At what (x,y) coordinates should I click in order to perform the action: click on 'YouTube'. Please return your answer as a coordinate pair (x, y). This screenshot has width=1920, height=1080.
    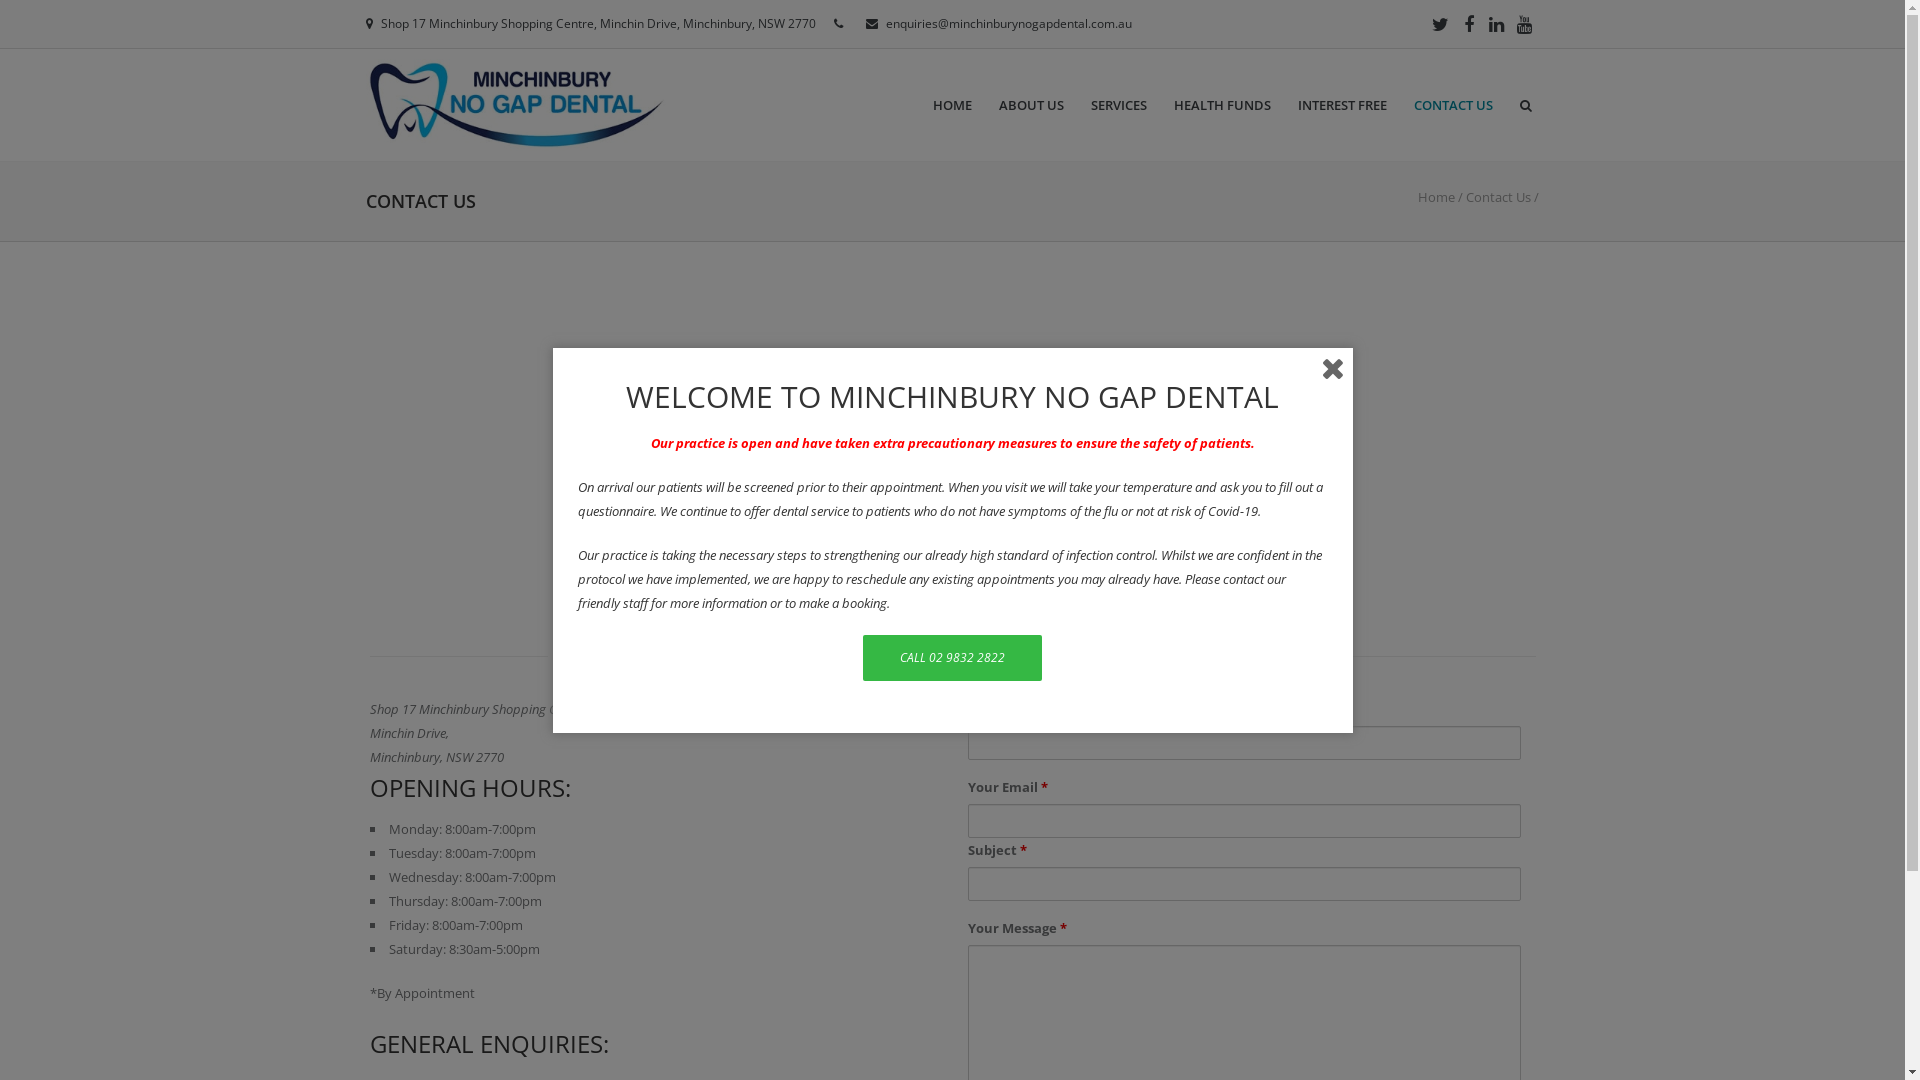
    Looking at the image, I should click on (1512, 23).